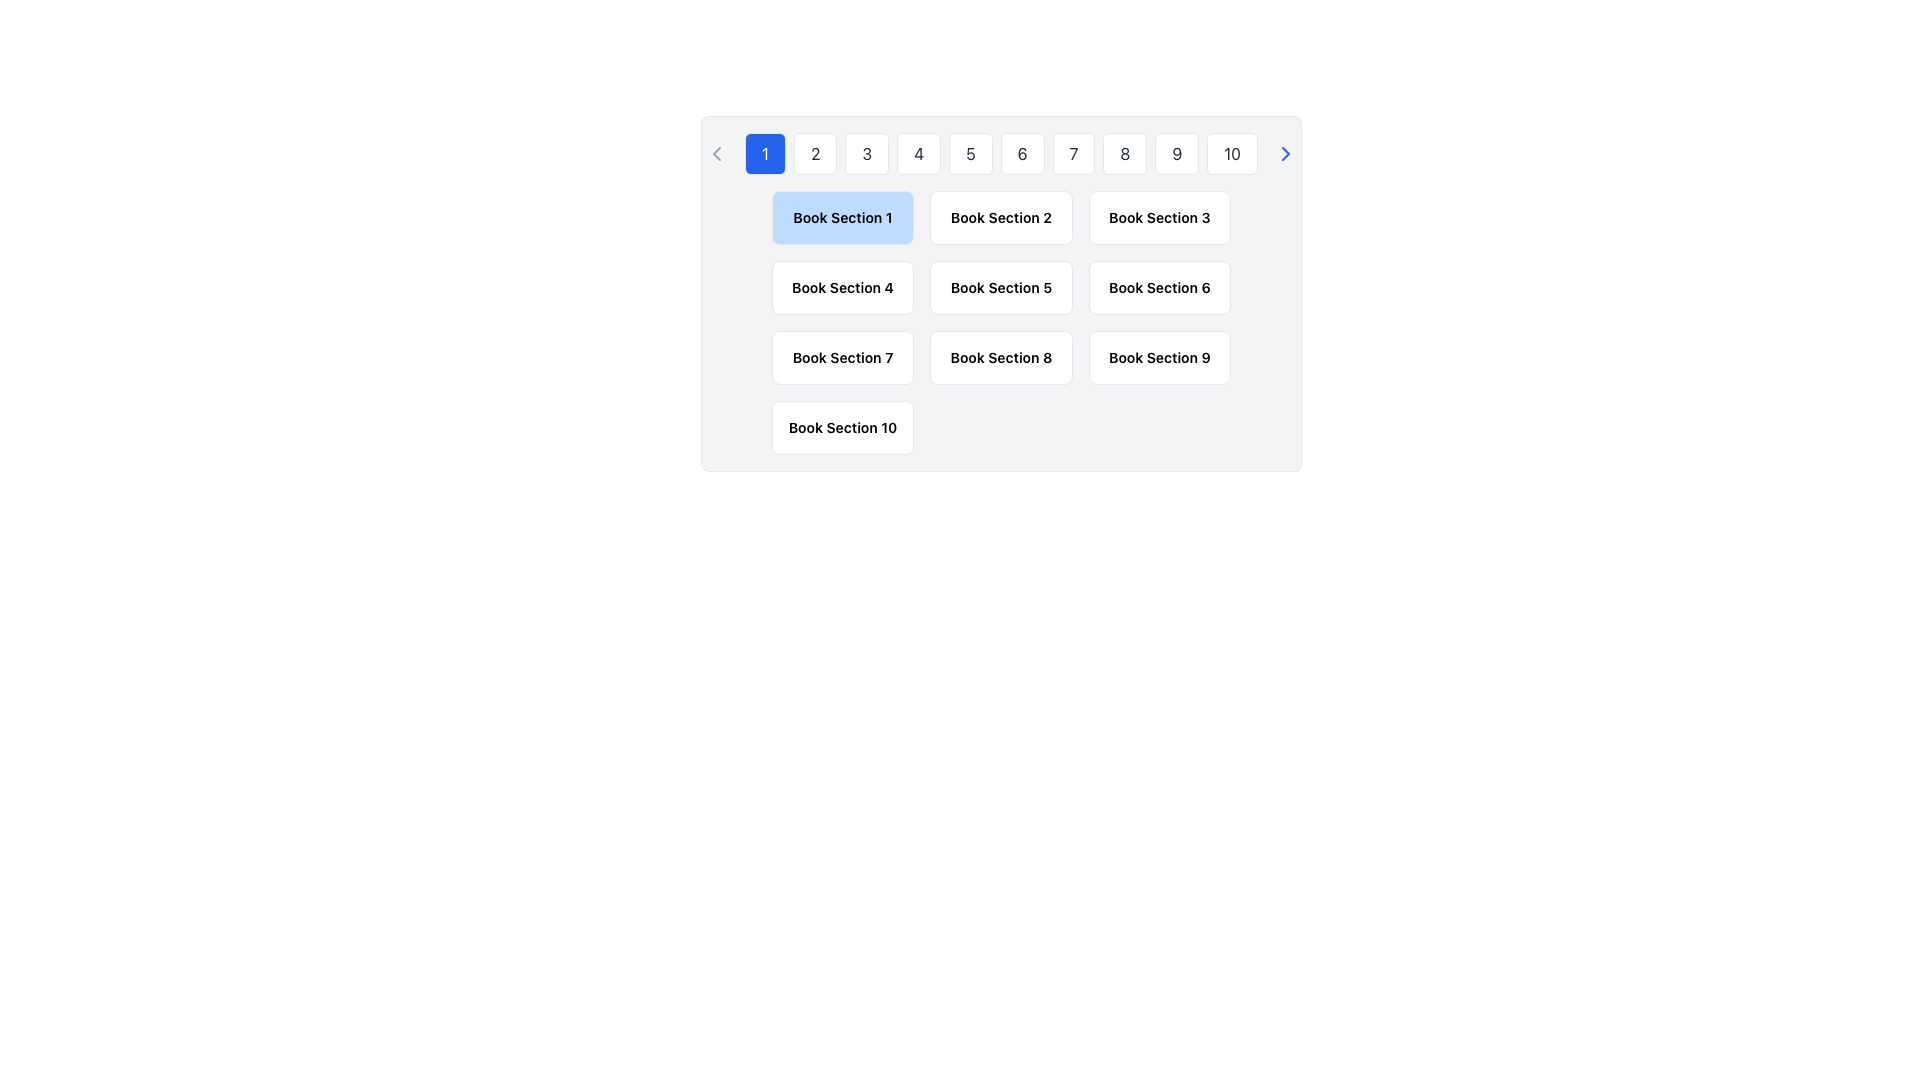 Image resolution: width=1920 pixels, height=1080 pixels. Describe the element at coordinates (764, 153) in the screenshot. I see `the first button labeled '1' with a blue background` at that location.